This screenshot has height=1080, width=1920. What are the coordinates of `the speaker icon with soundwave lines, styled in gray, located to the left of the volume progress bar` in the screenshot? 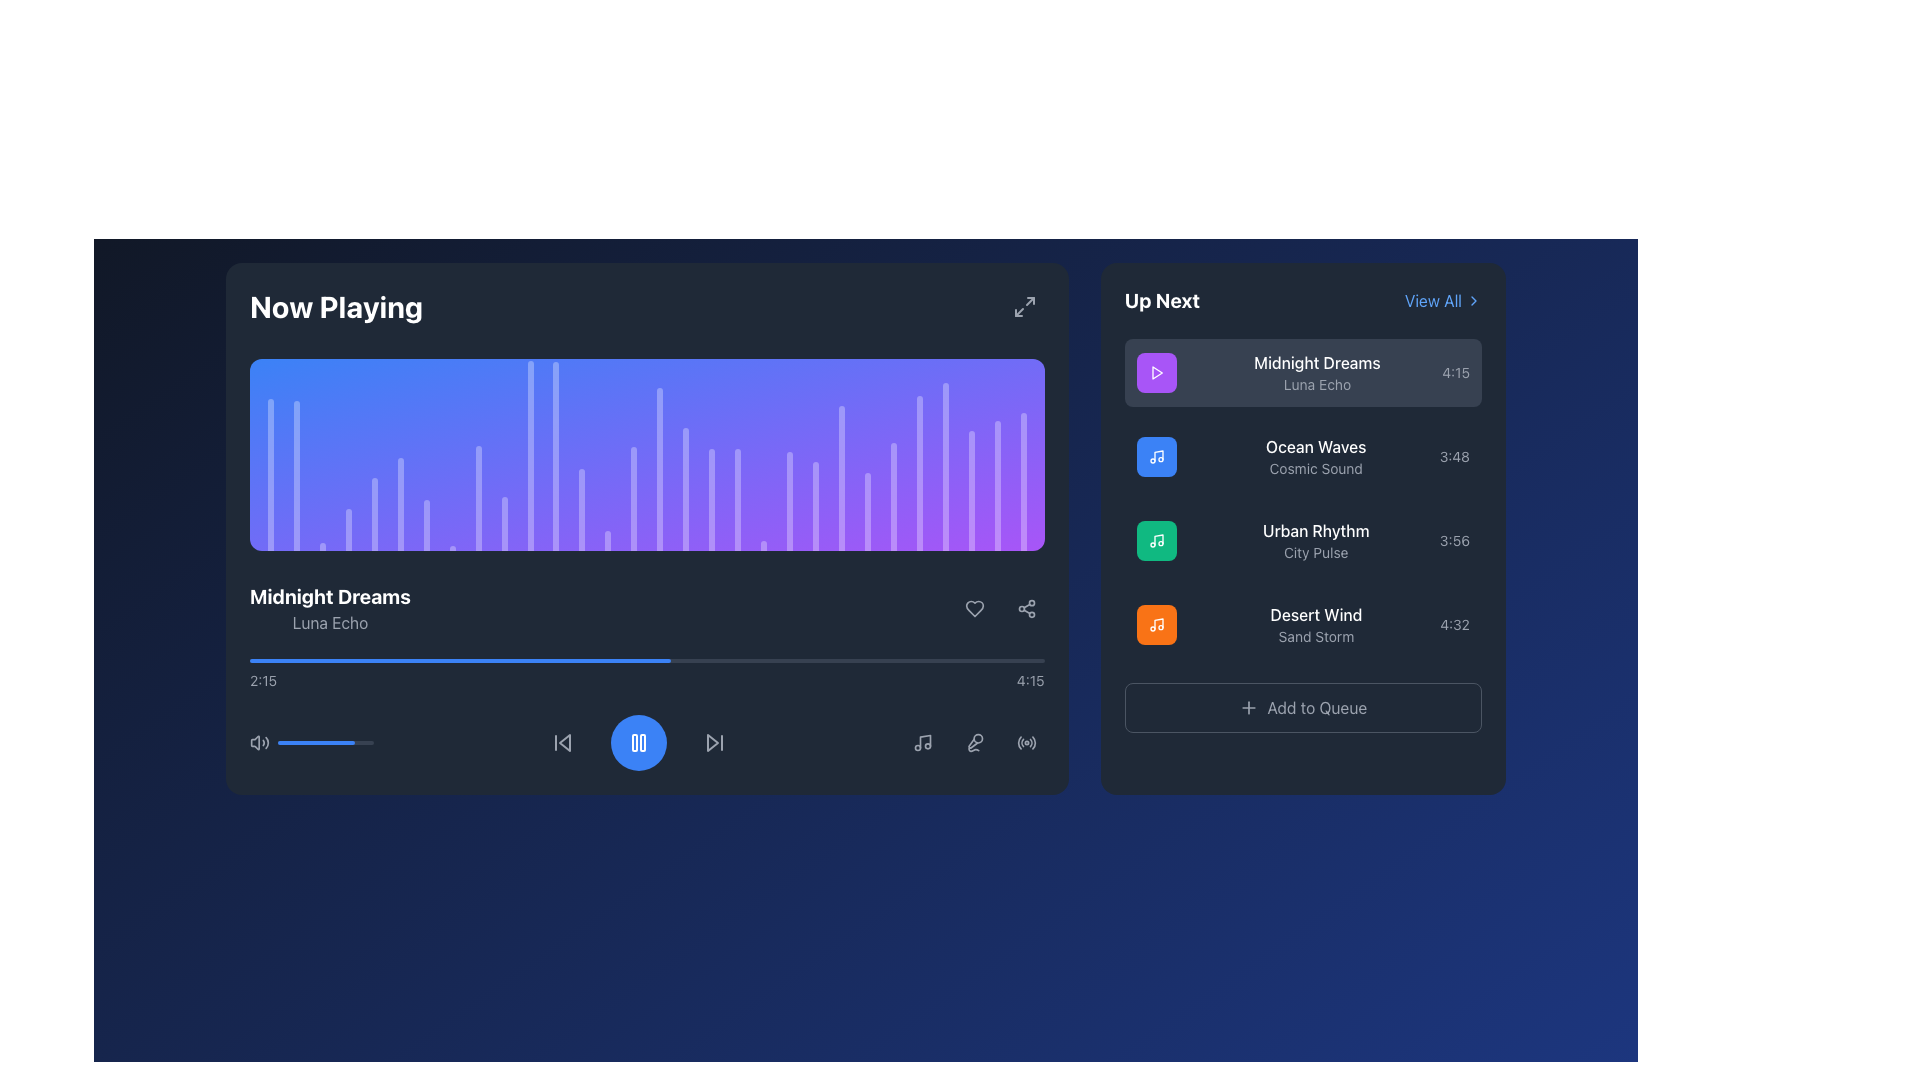 It's located at (258, 743).